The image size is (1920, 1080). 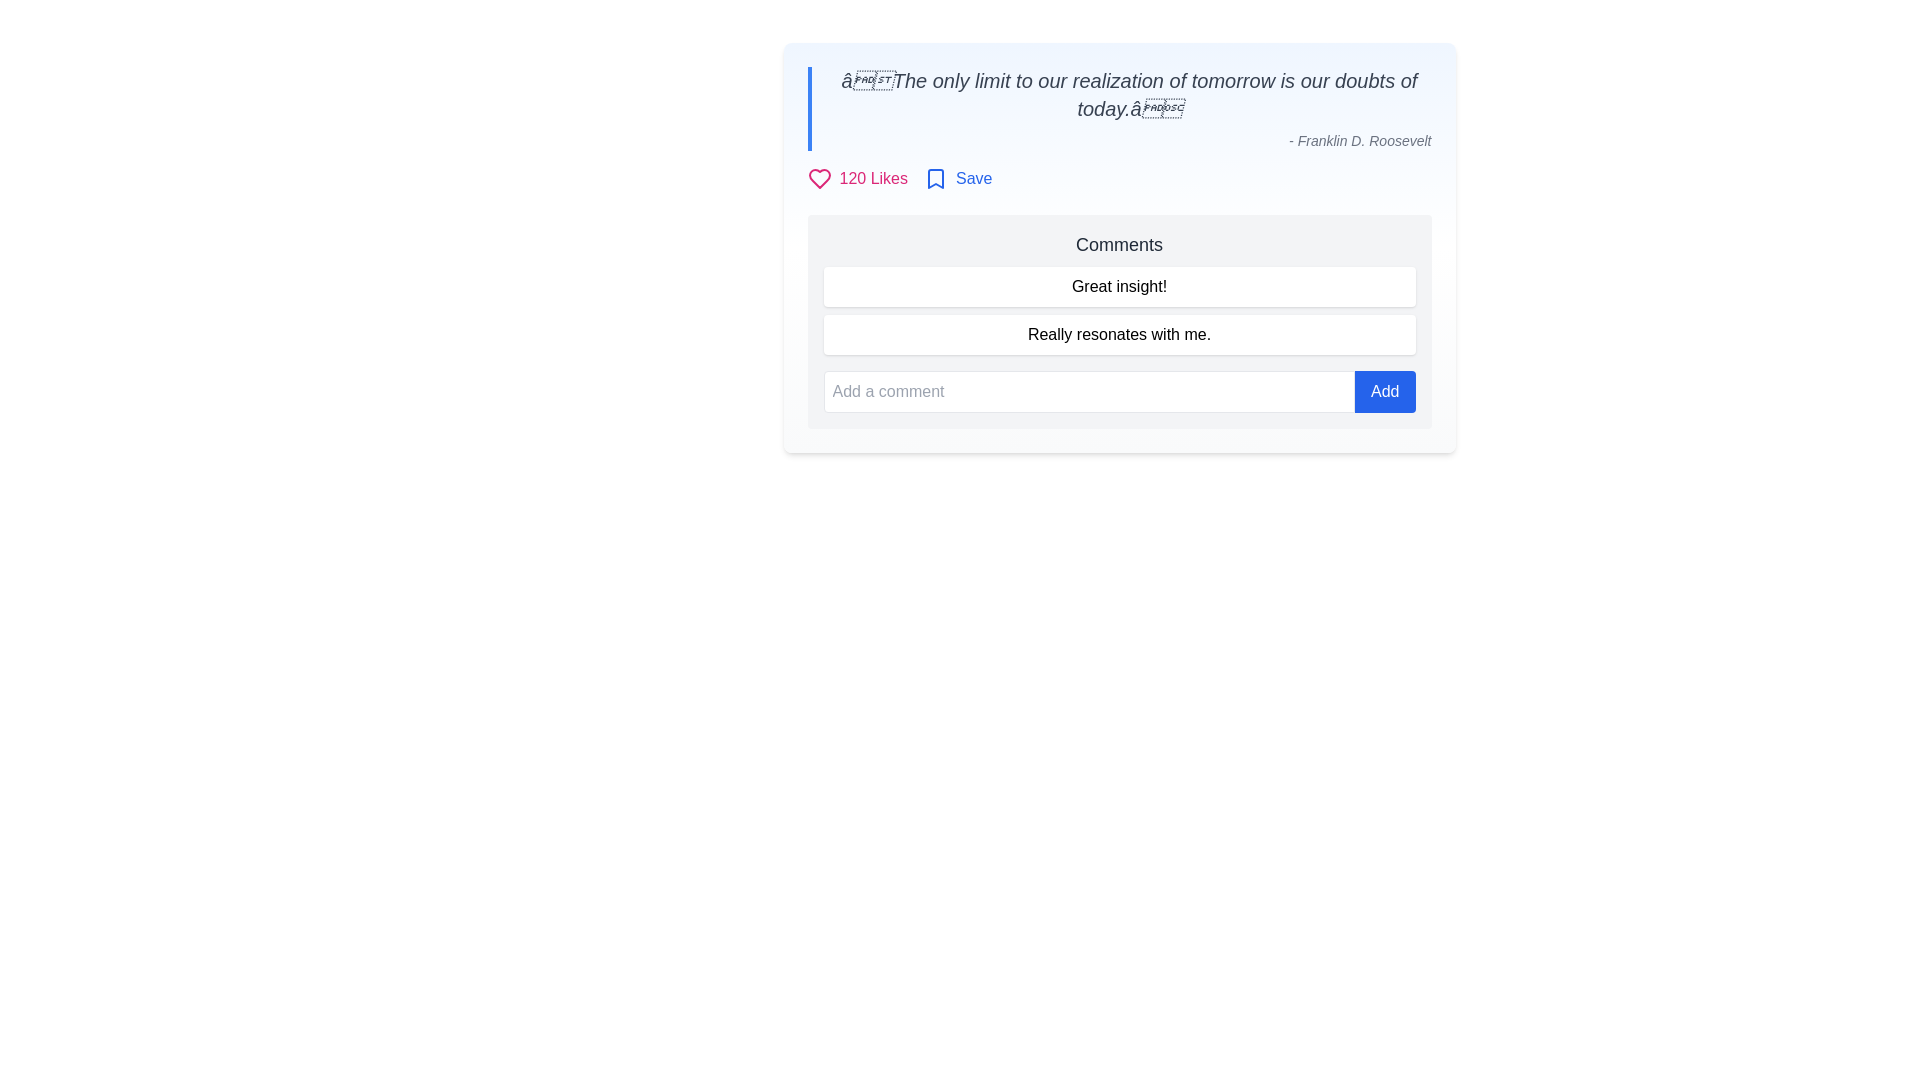 I want to click on the text display indicating the number of 'likes' positioned to the right of the heart-shaped icon, so click(x=873, y=177).